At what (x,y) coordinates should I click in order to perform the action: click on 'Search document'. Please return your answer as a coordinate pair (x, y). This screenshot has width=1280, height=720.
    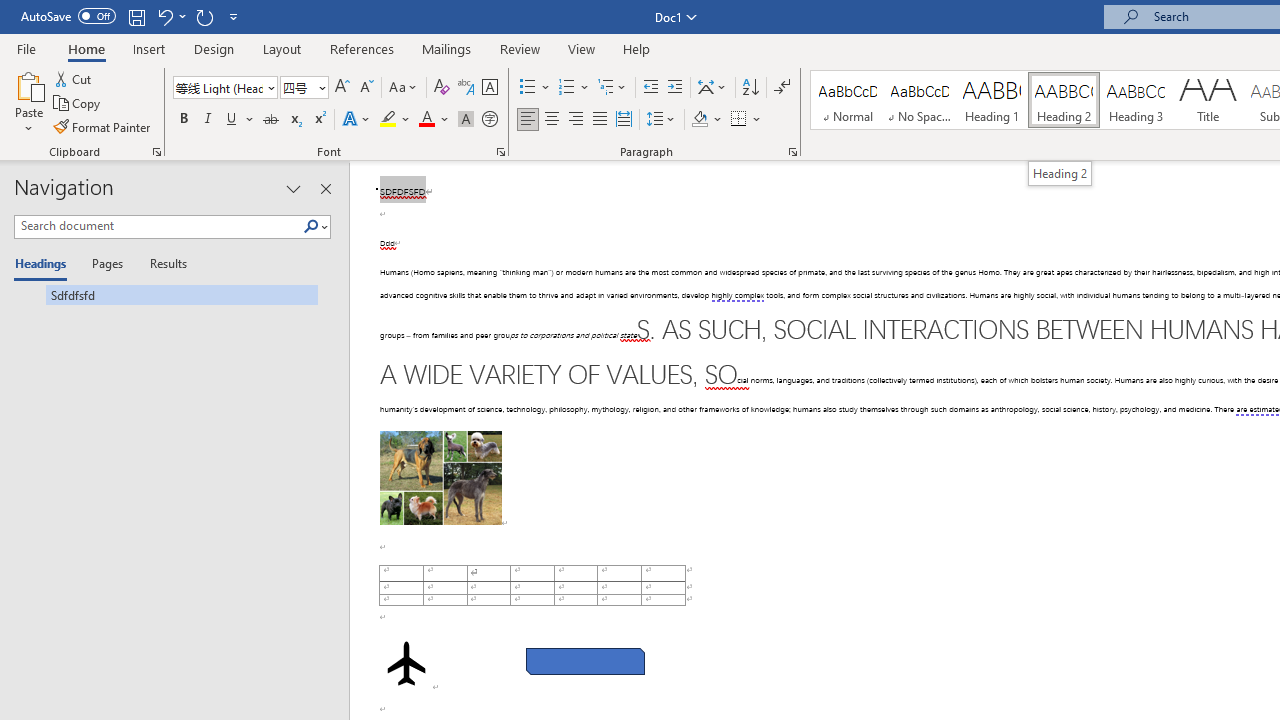
    Looking at the image, I should click on (157, 225).